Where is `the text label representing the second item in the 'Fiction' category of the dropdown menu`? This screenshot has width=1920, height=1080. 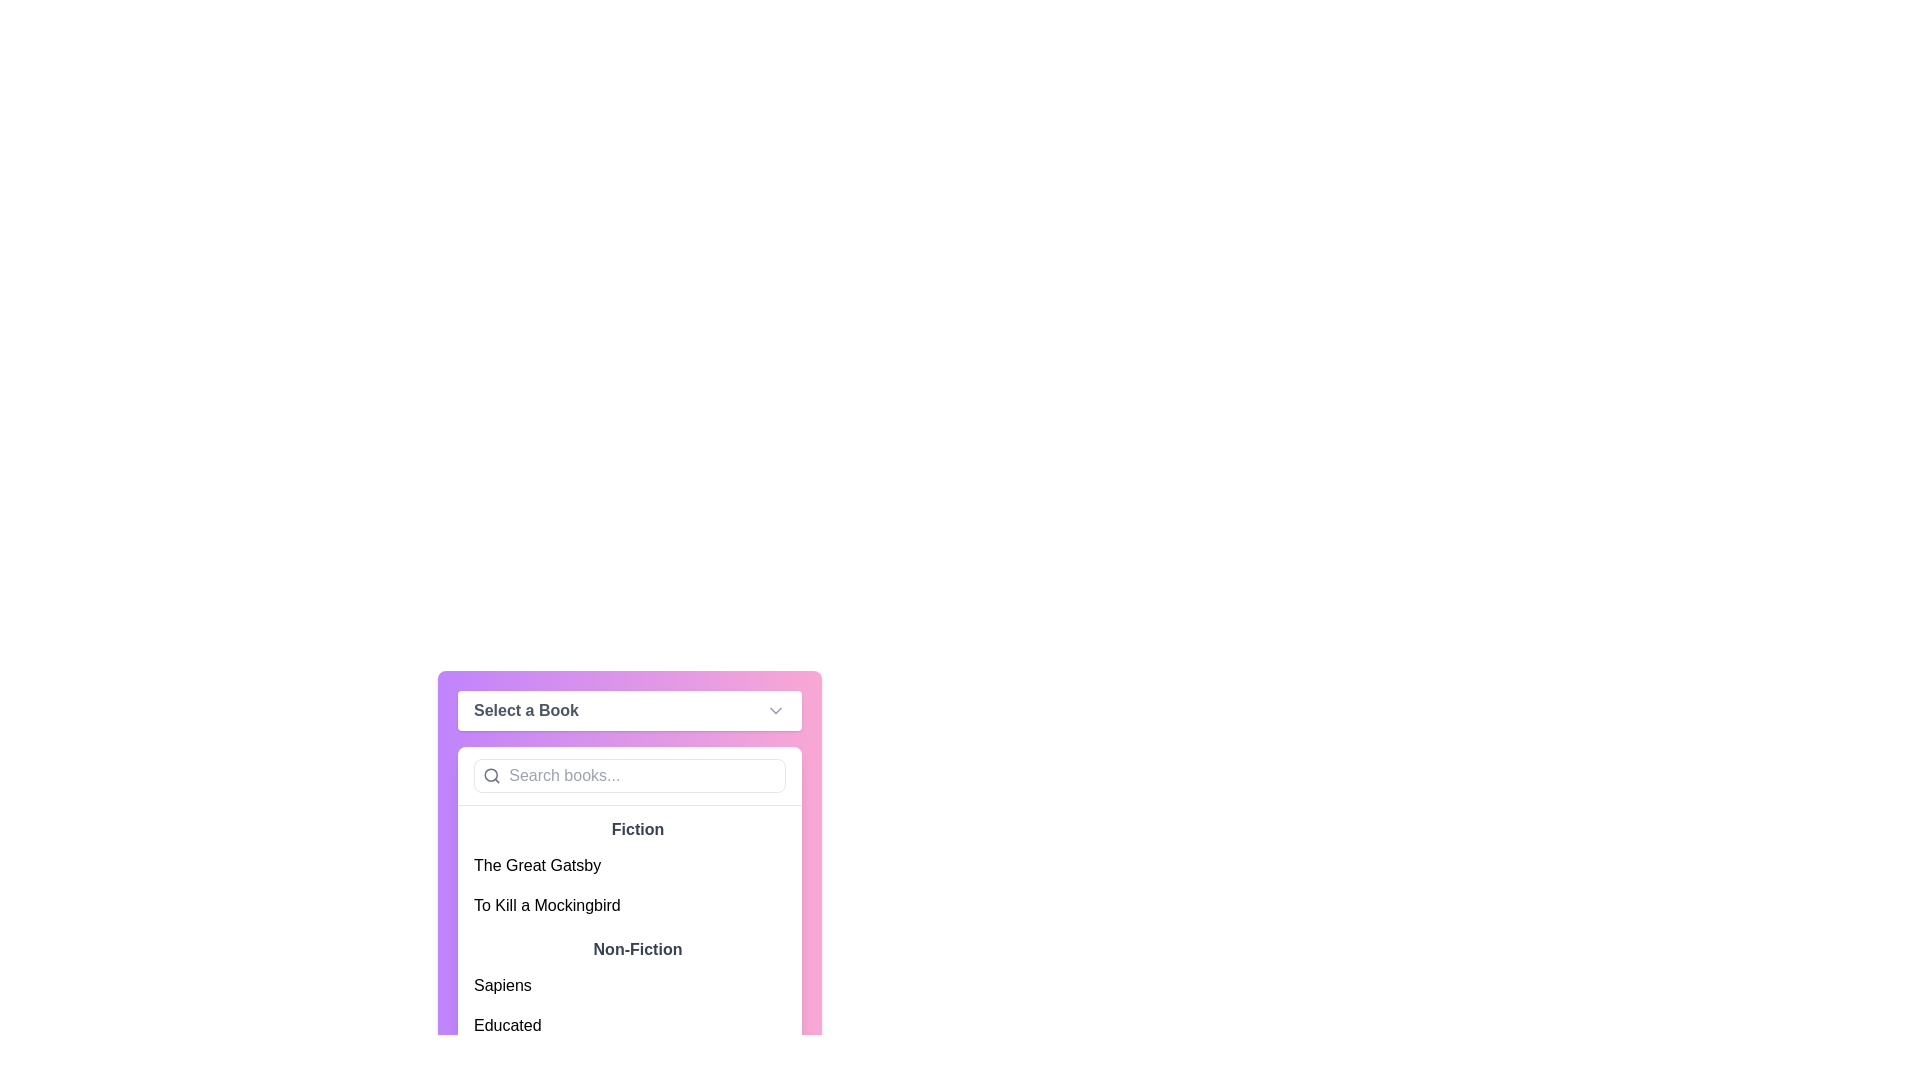
the text label representing the second item in the 'Fiction' category of the dropdown menu is located at coordinates (547, 906).